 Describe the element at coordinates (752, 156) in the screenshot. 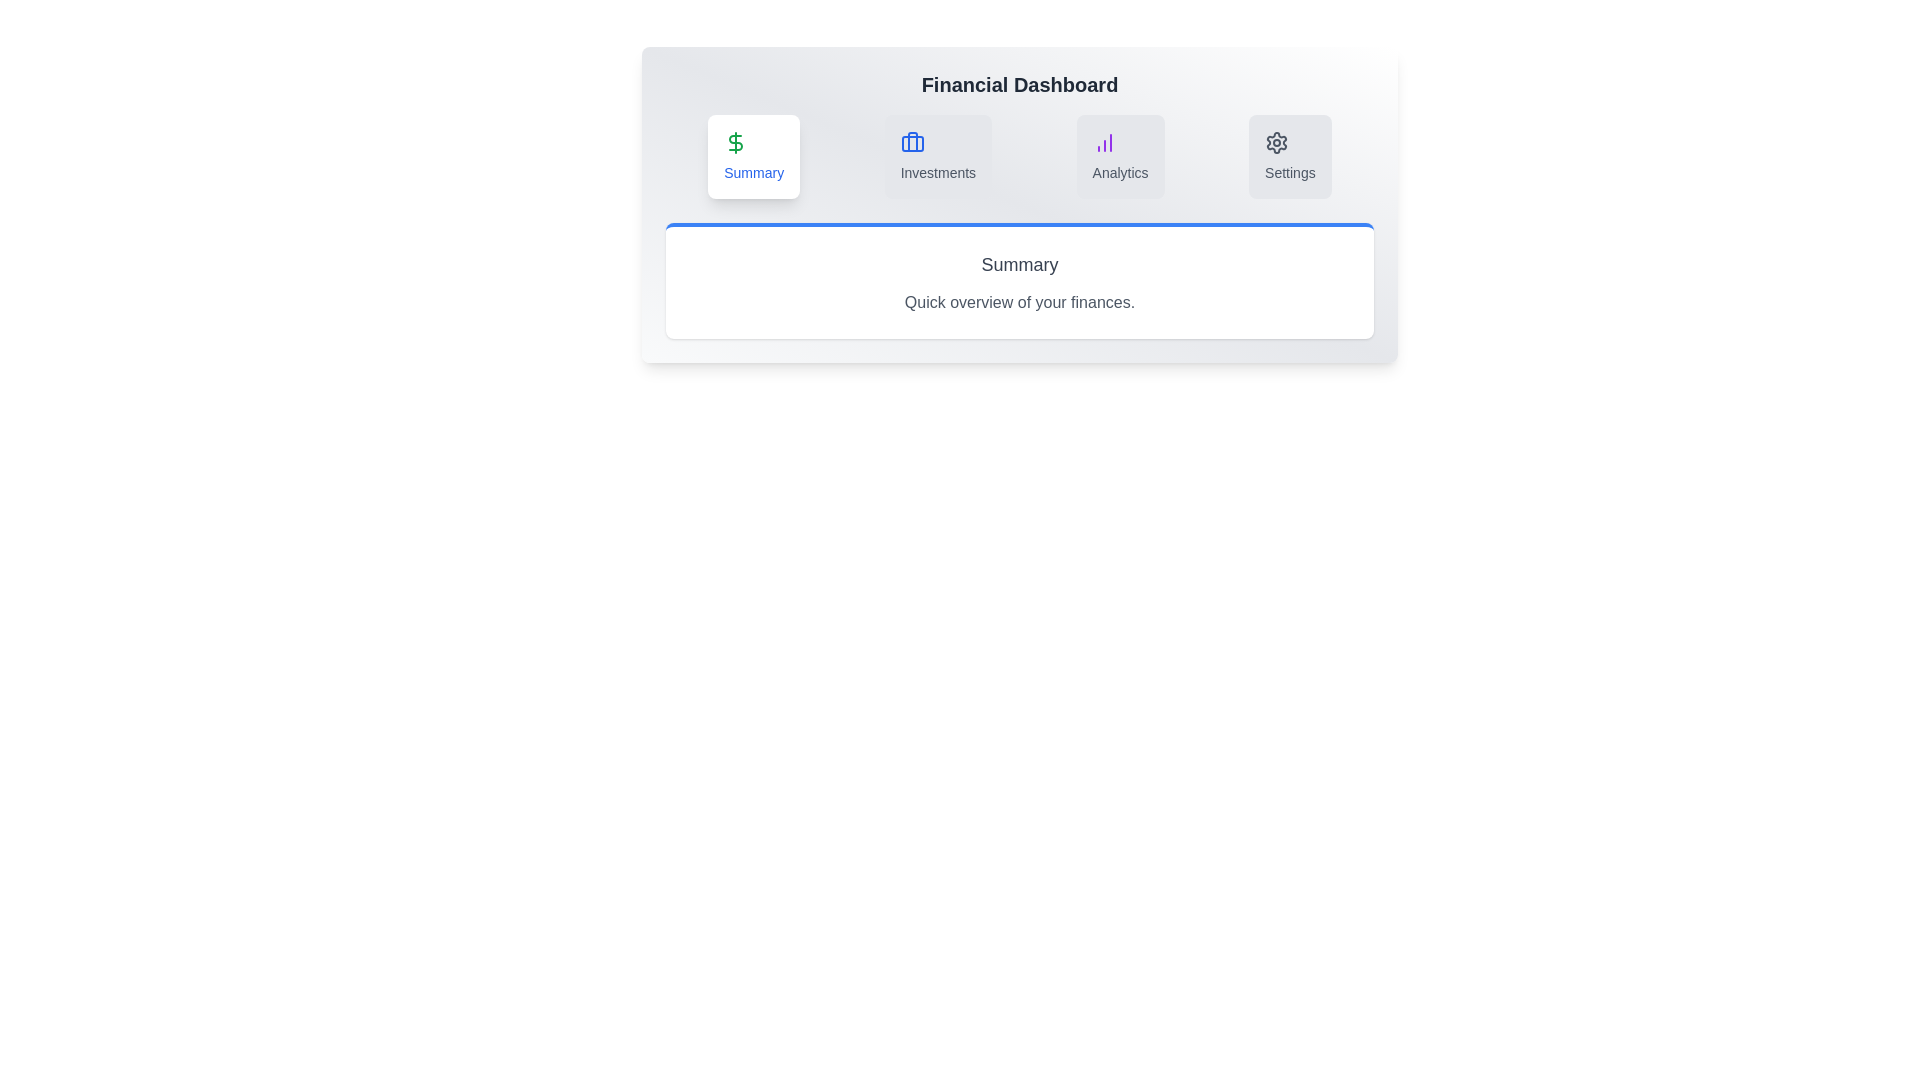

I see `the Summary tab to view its content` at that location.